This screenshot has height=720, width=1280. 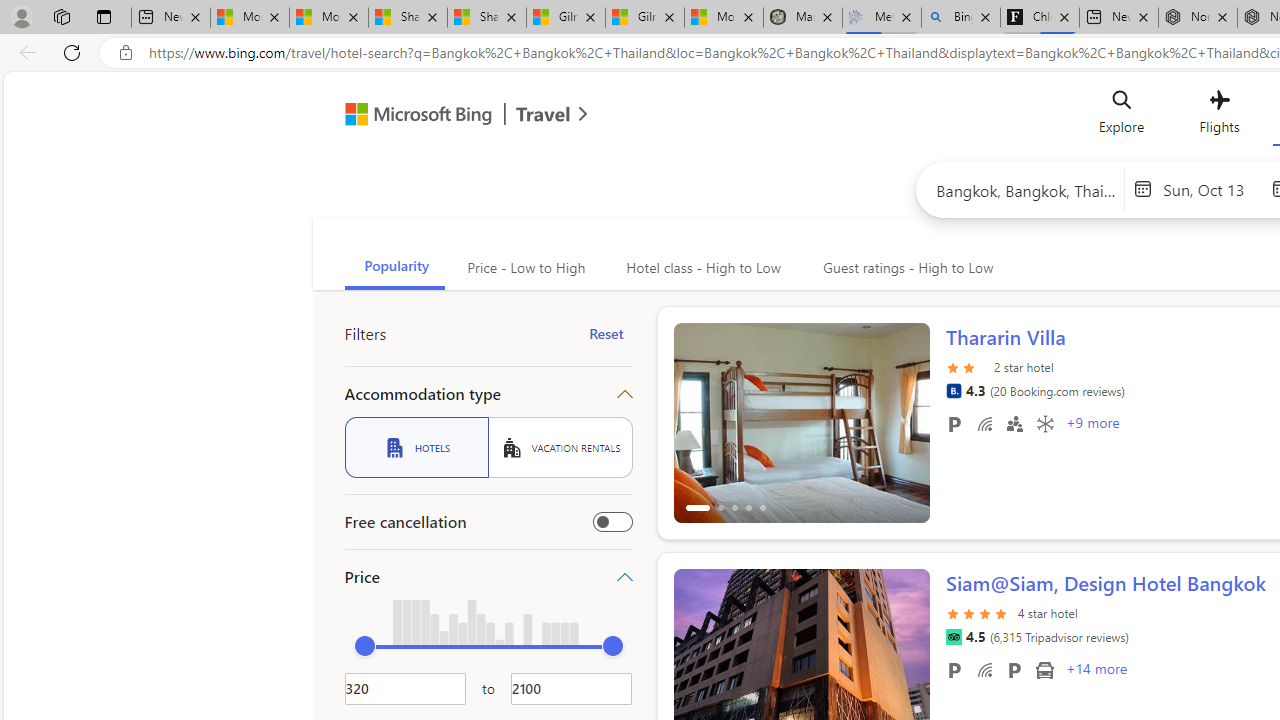 What do you see at coordinates (488, 393) in the screenshot?
I see `'Accommodation type'` at bounding box center [488, 393].